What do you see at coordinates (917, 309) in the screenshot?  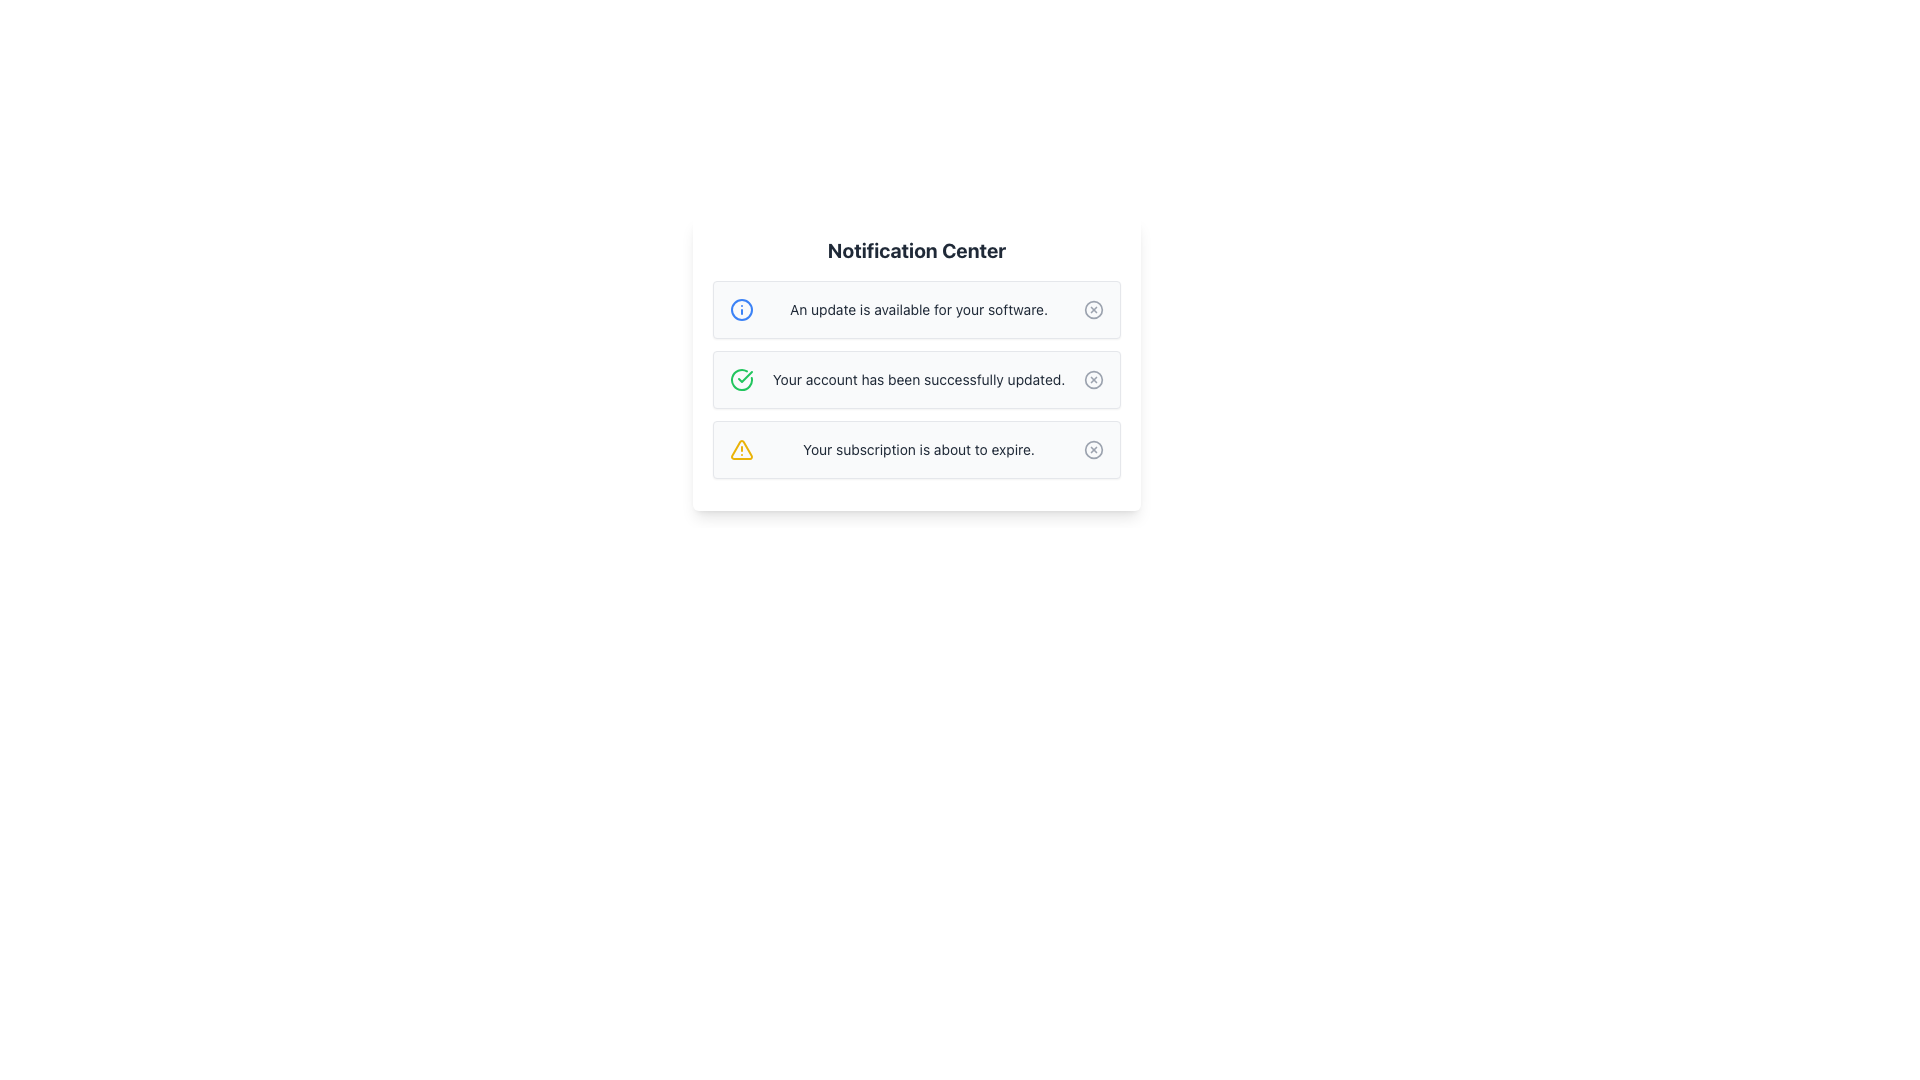 I see `the text element that says 'An update is available for your software.' which is centrally aligned within a notification box, located directly below the 'Notification Center' heading` at bounding box center [917, 309].